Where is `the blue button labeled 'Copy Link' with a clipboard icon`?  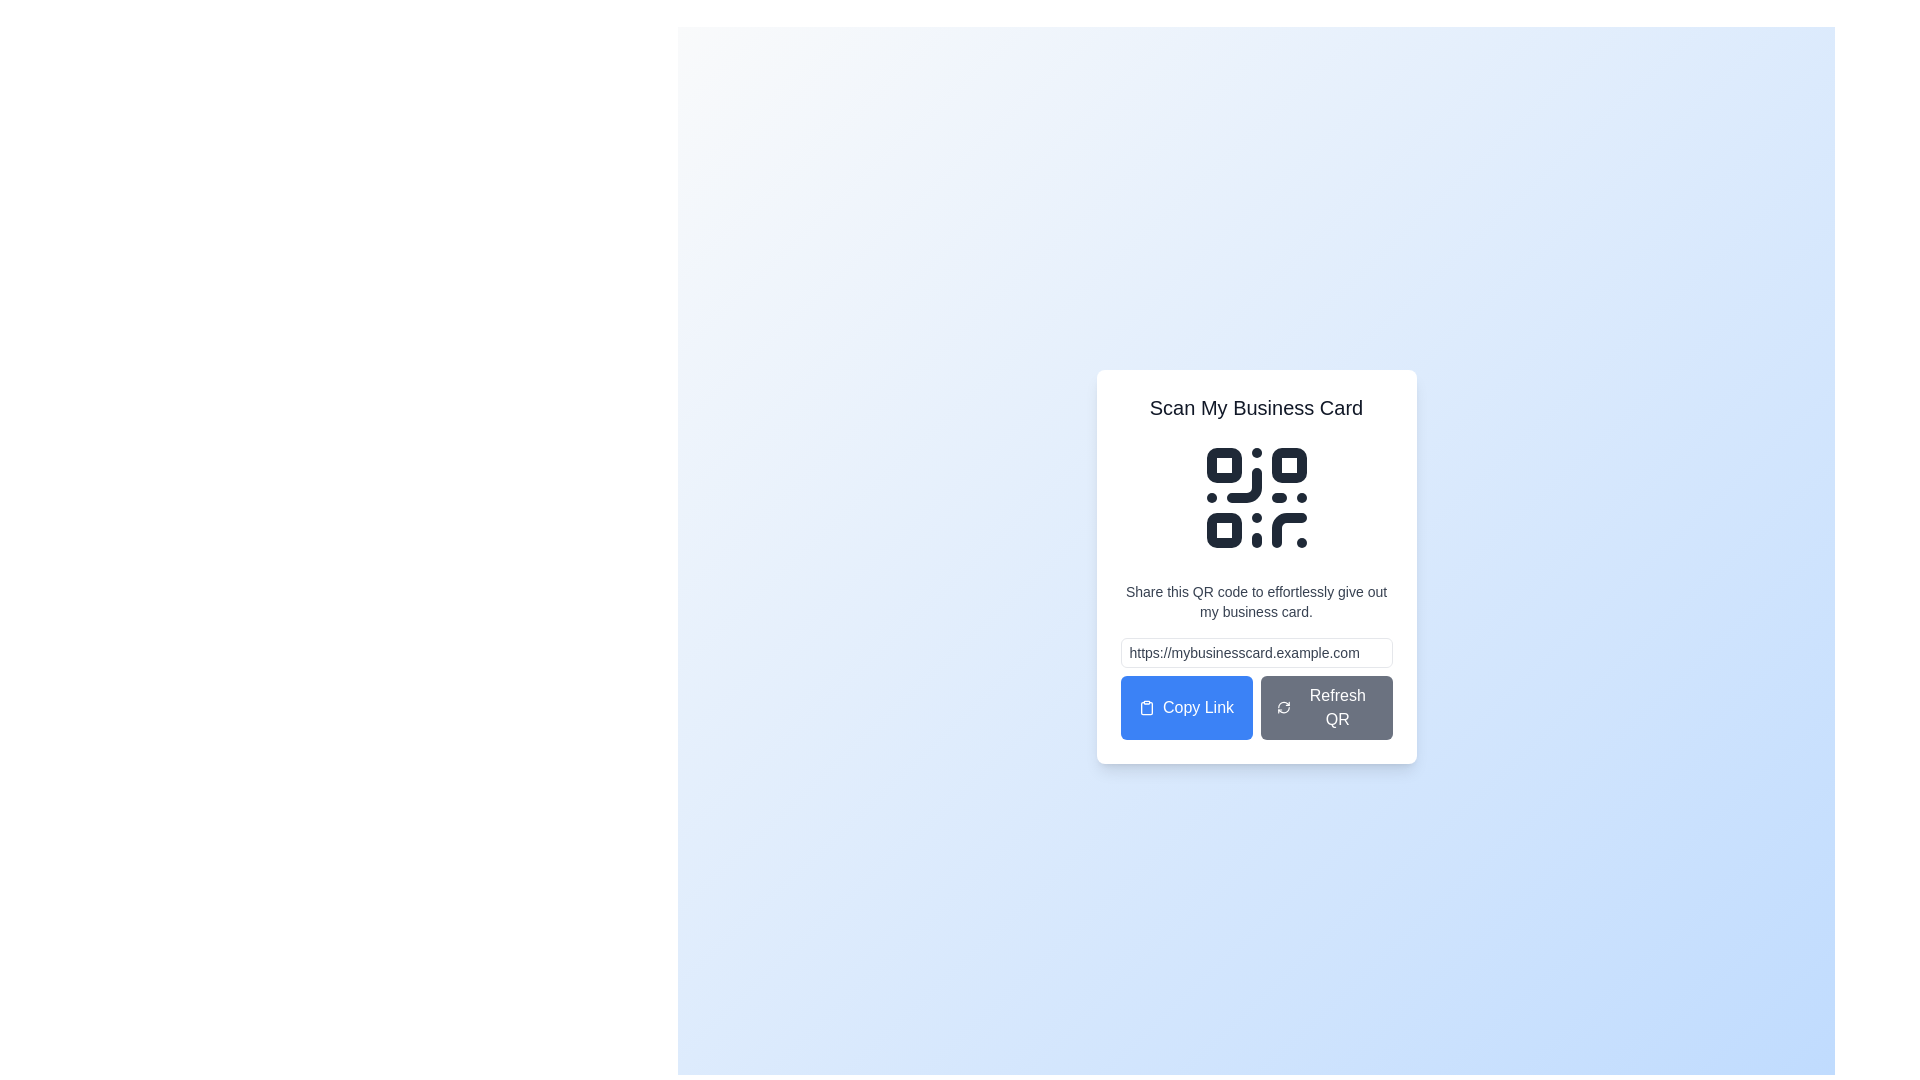
the blue button labeled 'Copy Link' with a clipboard icon is located at coordinates (1186, 707).